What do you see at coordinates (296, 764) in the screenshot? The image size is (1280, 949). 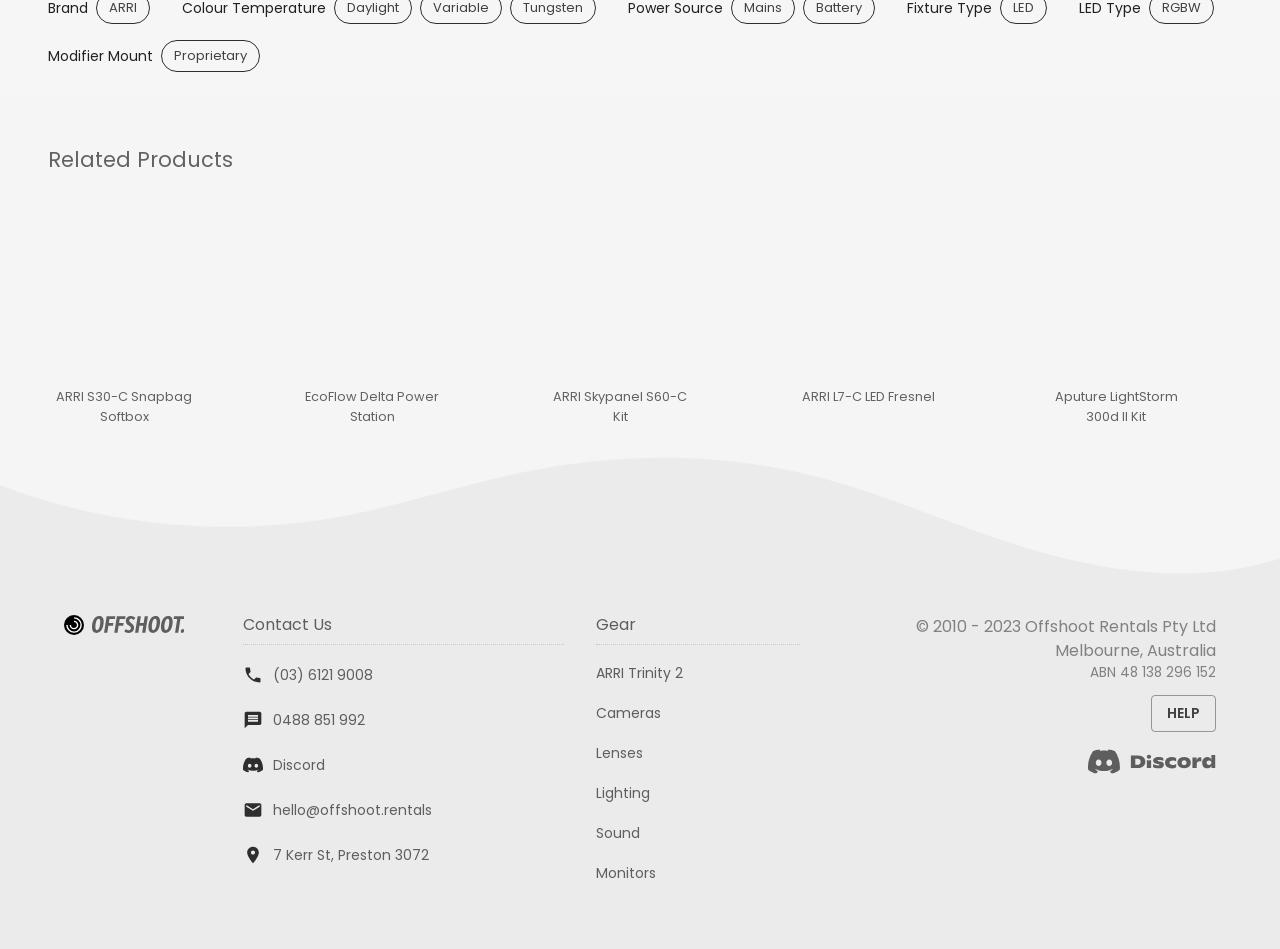 I see `'Discord'` at bounding box center [296, 764].